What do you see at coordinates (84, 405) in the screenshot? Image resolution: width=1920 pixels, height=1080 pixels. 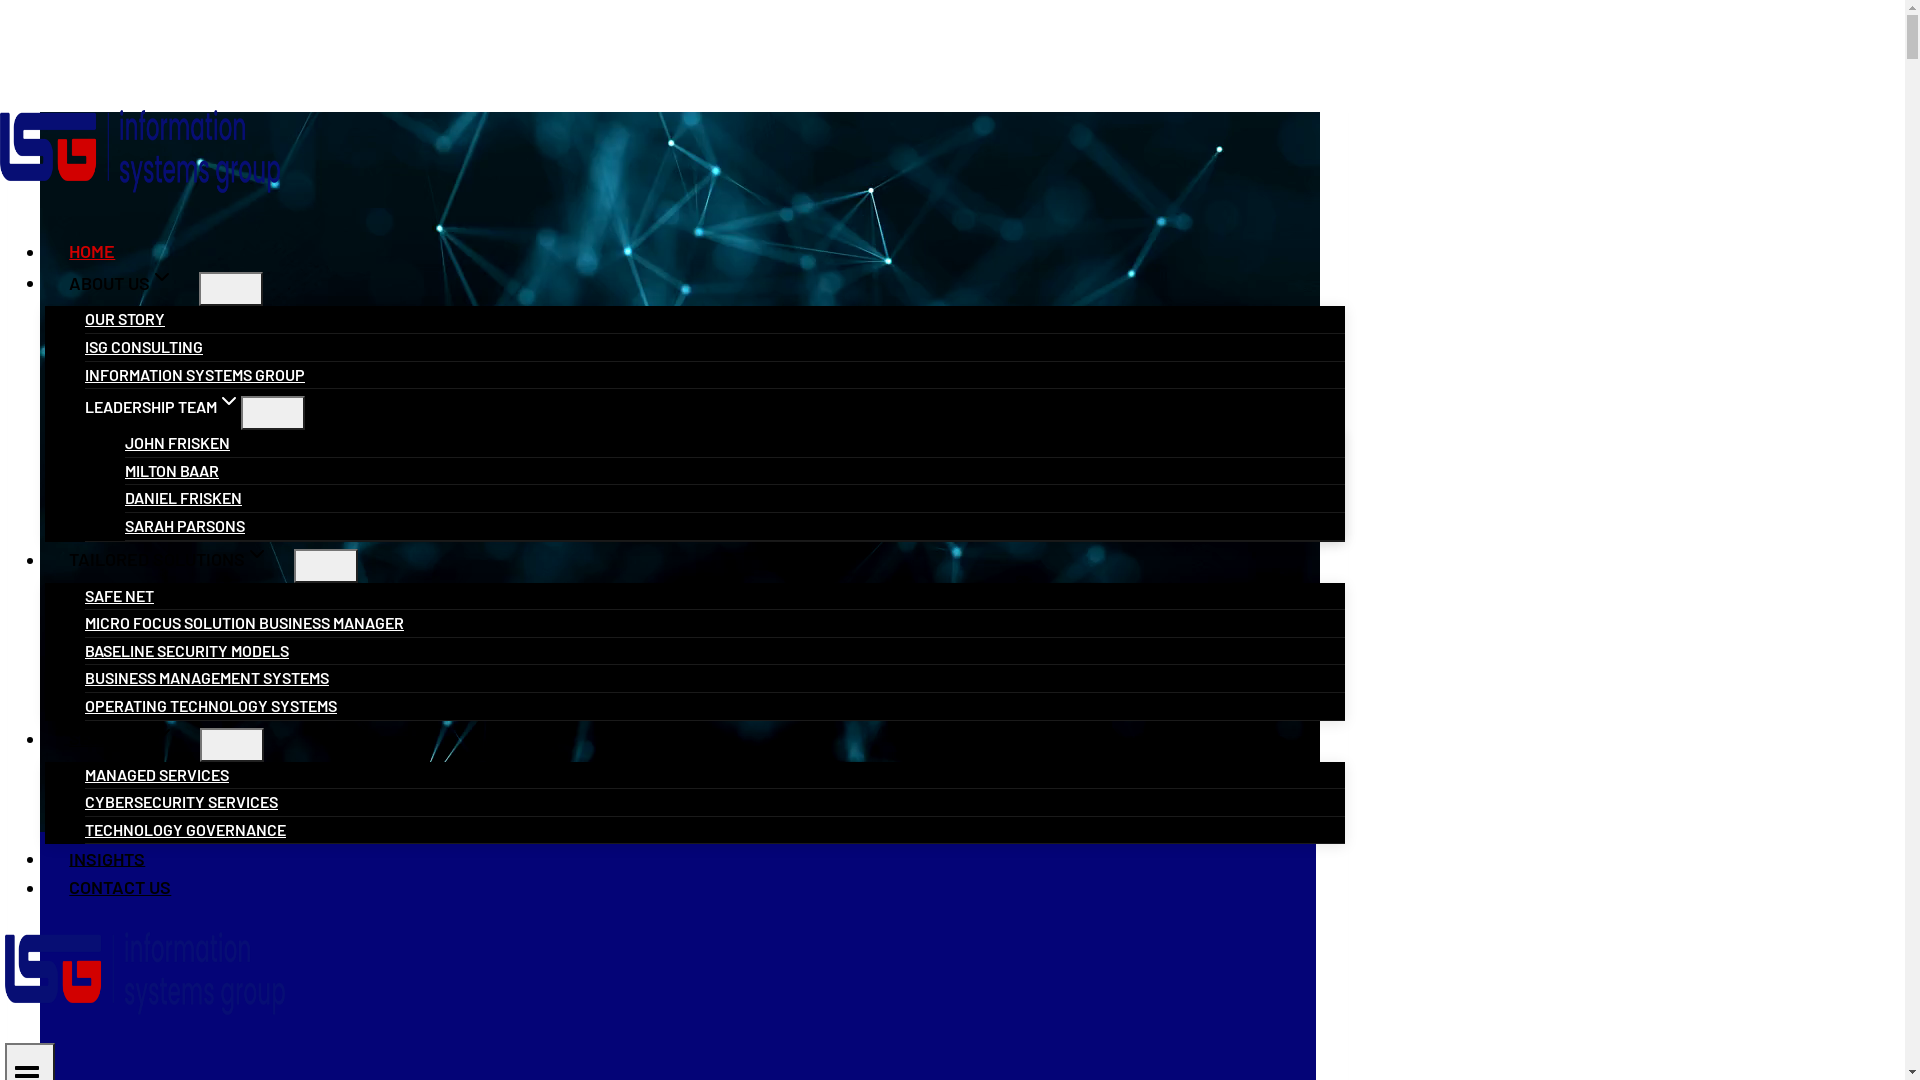 I see `'LEADERSHIP TEAMEXPAND'` at bounding box center [84, 405].